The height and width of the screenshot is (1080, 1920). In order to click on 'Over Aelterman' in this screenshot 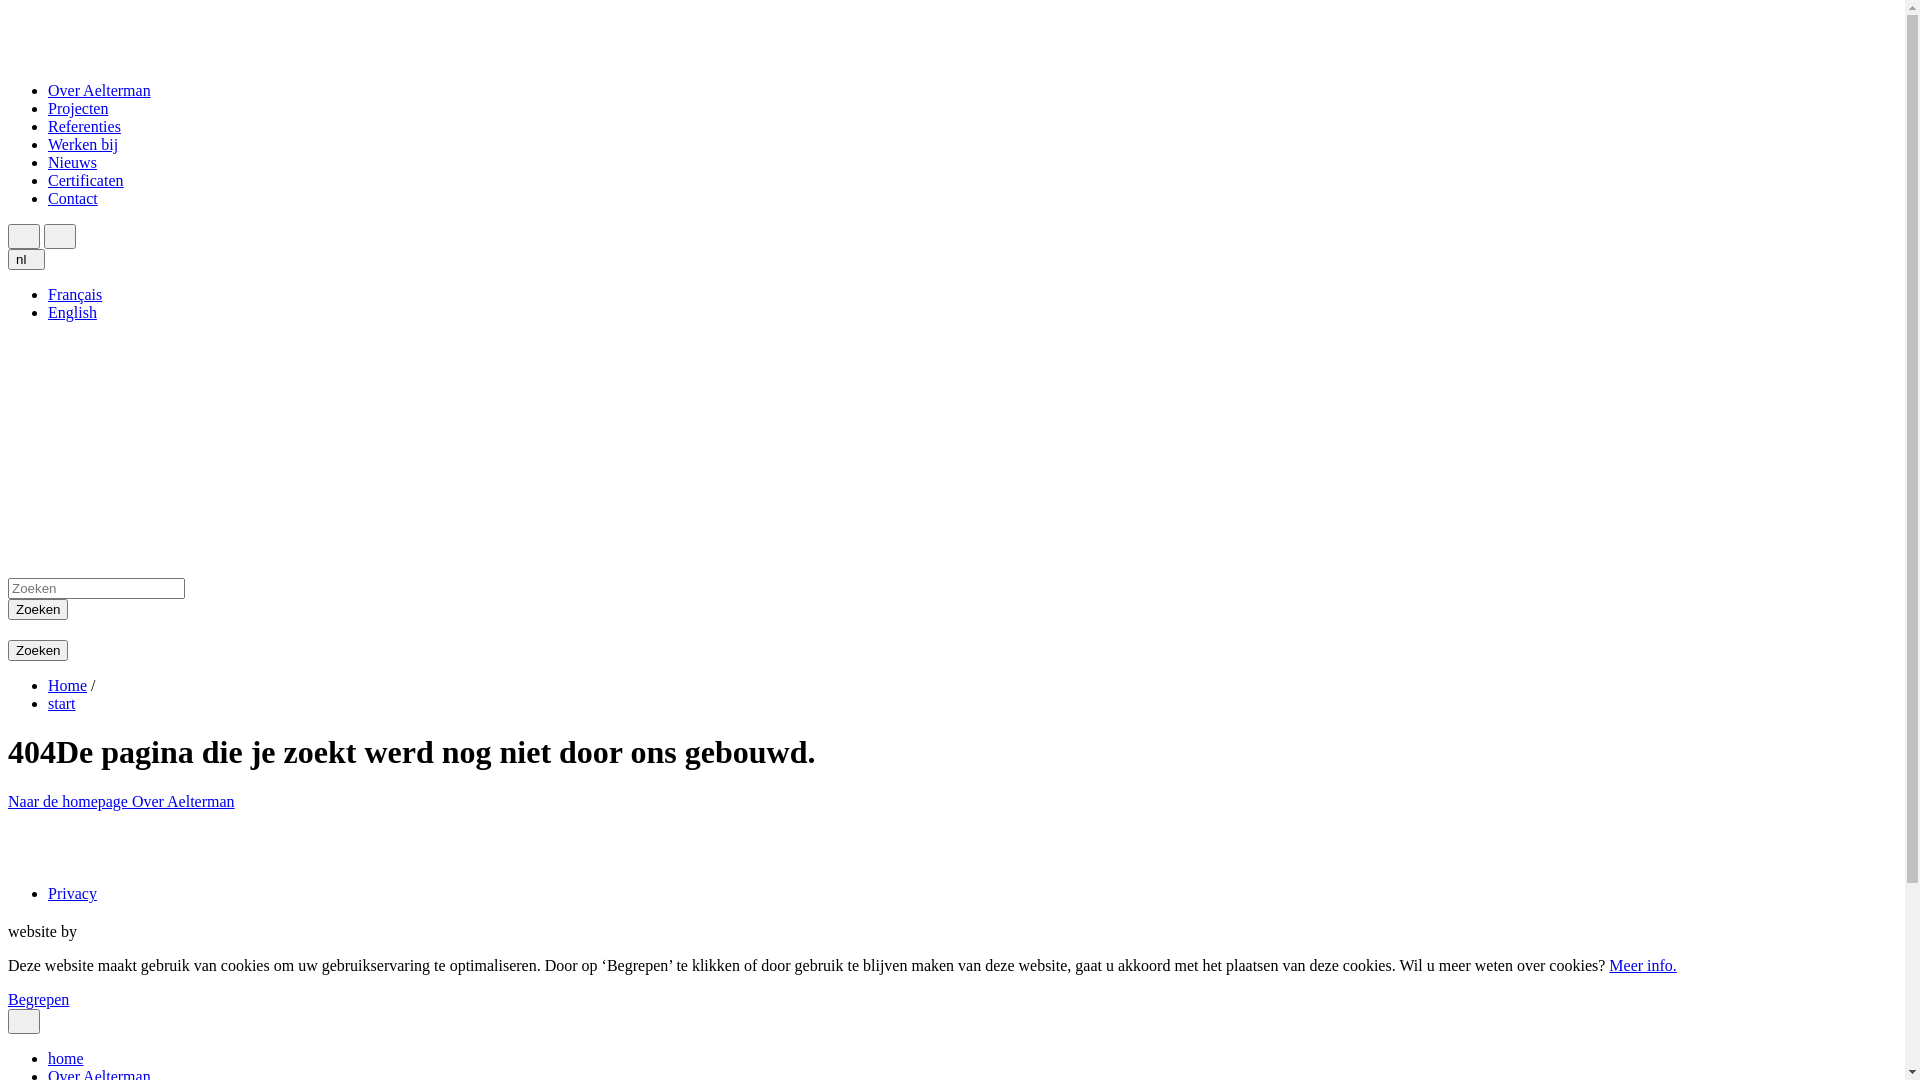, I will do `click(98, 90)`.